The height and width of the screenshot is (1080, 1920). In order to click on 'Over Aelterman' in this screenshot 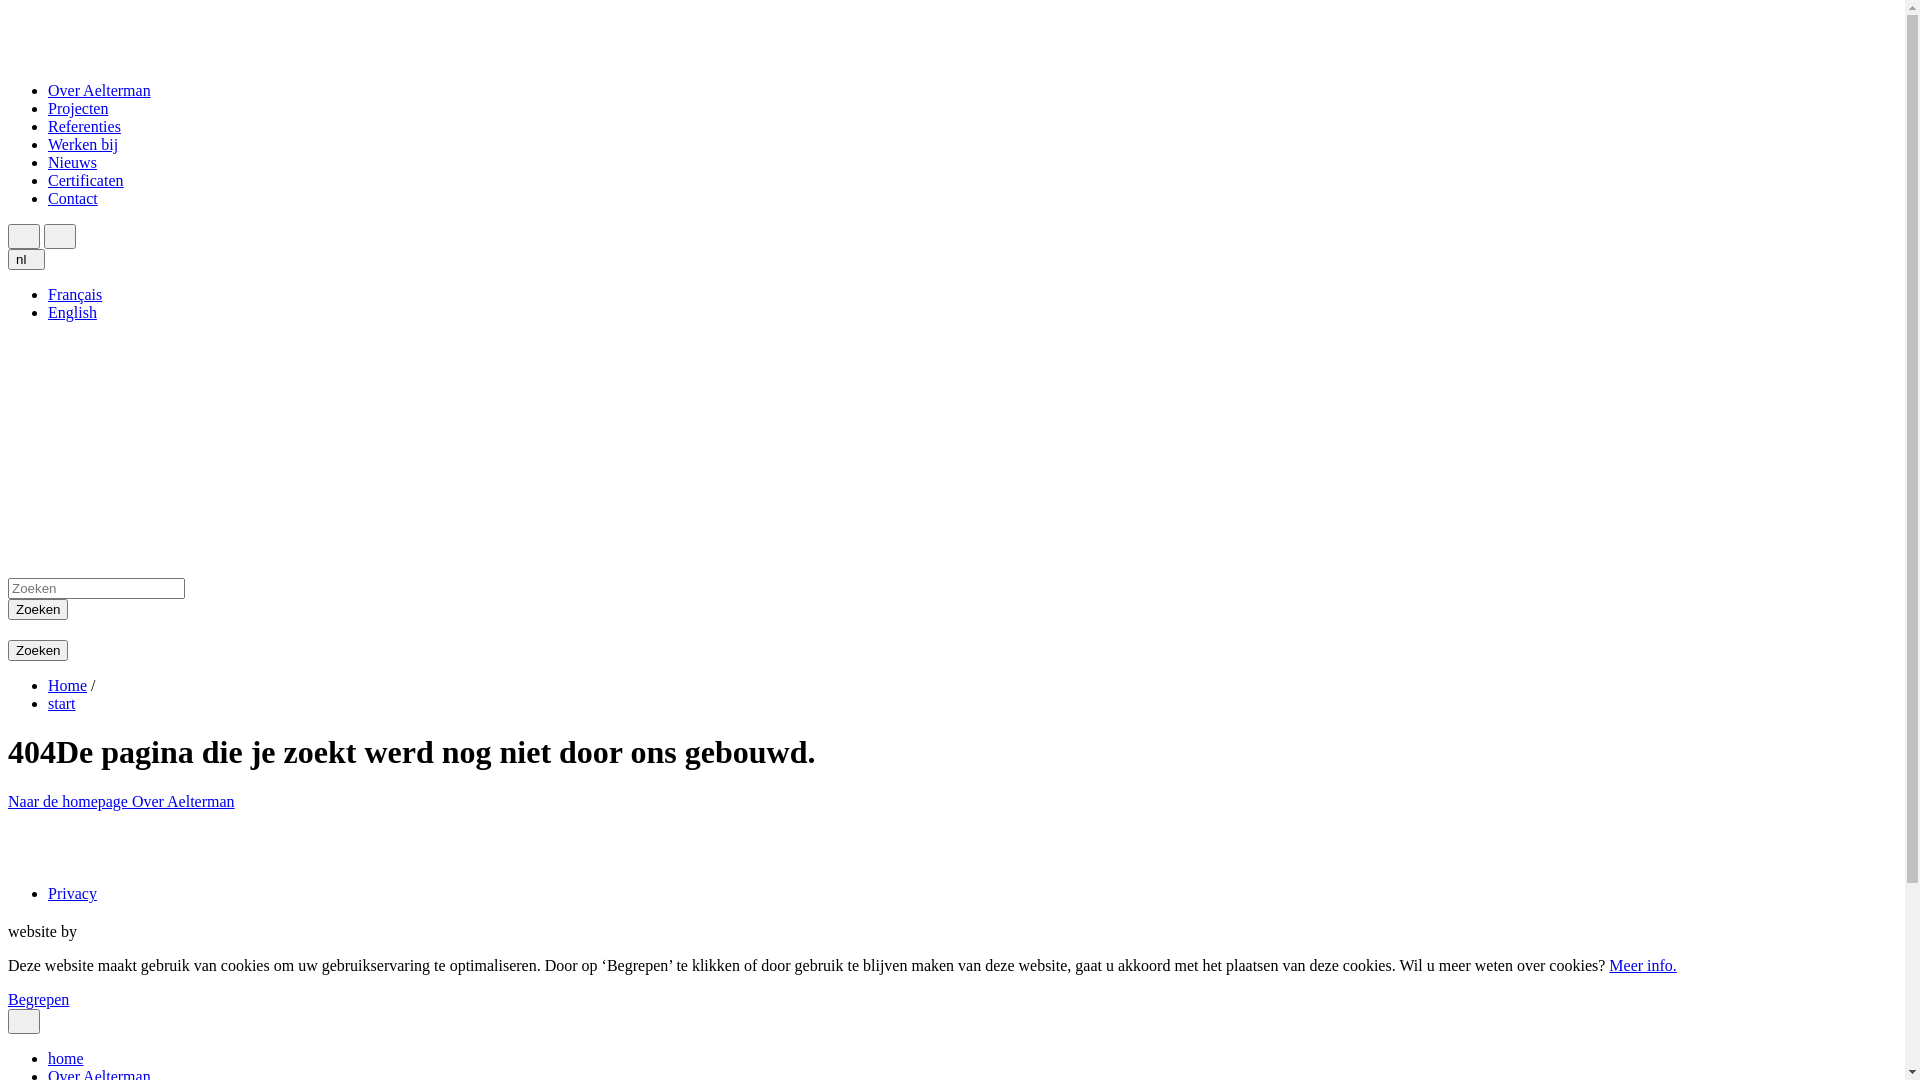, I will do `click(98, 90)`.